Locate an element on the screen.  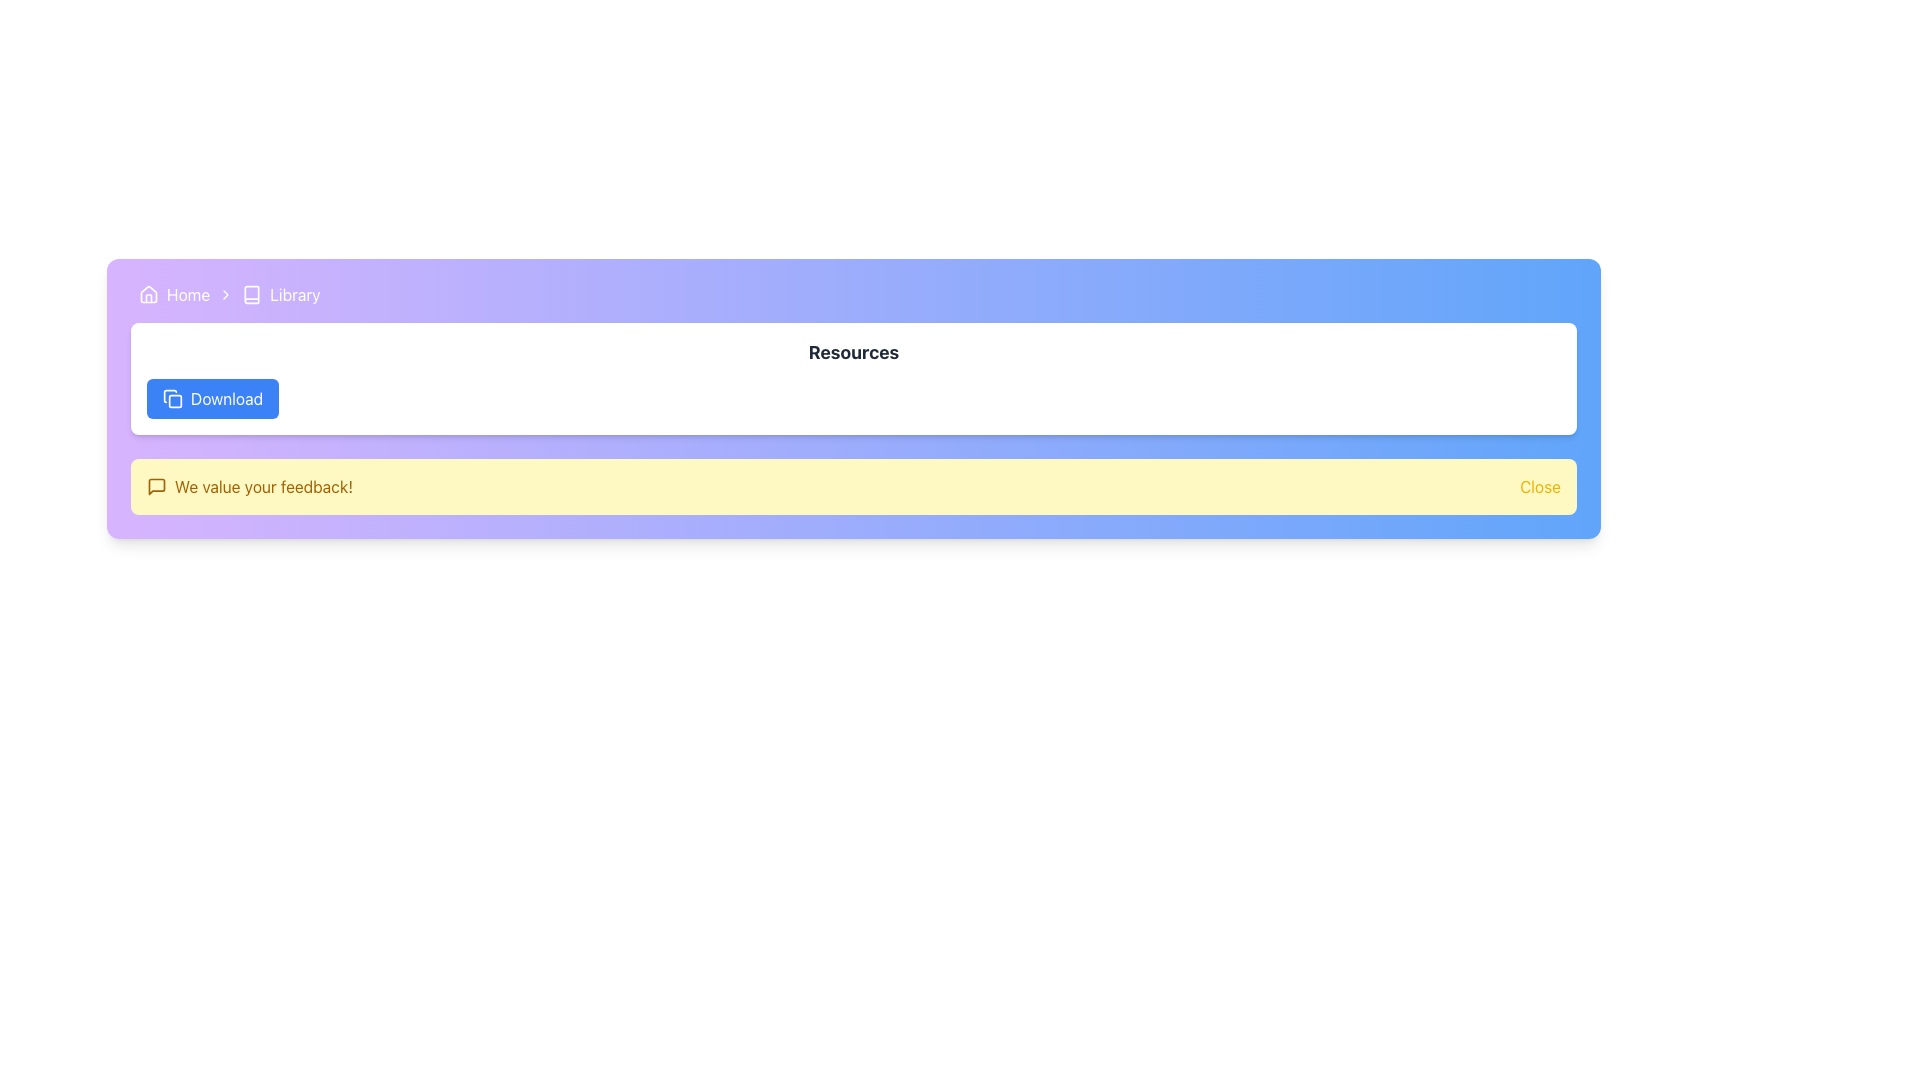
the informative label with an icon and text located in the bottom left section of the interface, adjacent to the 'Close' element is located at coordinates (248, 486).